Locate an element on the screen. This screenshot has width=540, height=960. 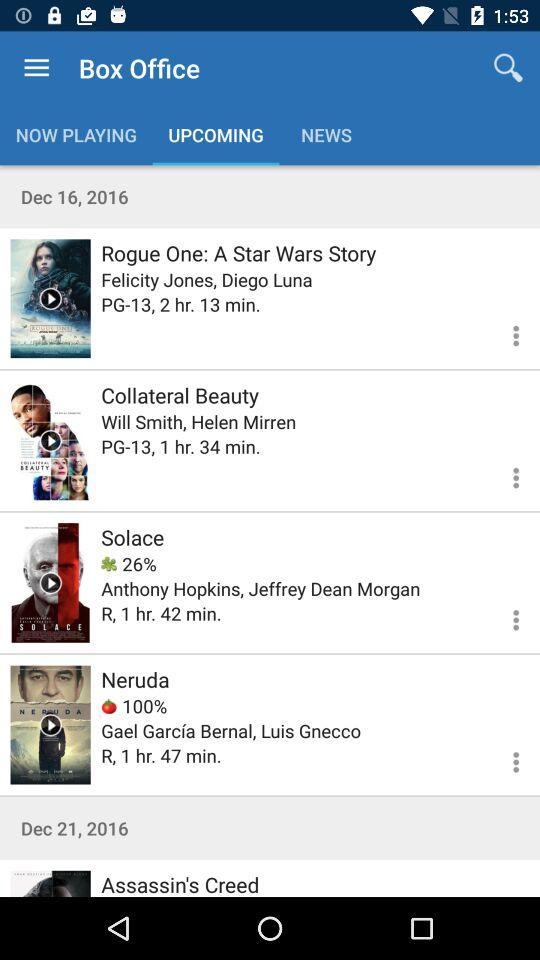
trailer is located at coordinates (50, 297).